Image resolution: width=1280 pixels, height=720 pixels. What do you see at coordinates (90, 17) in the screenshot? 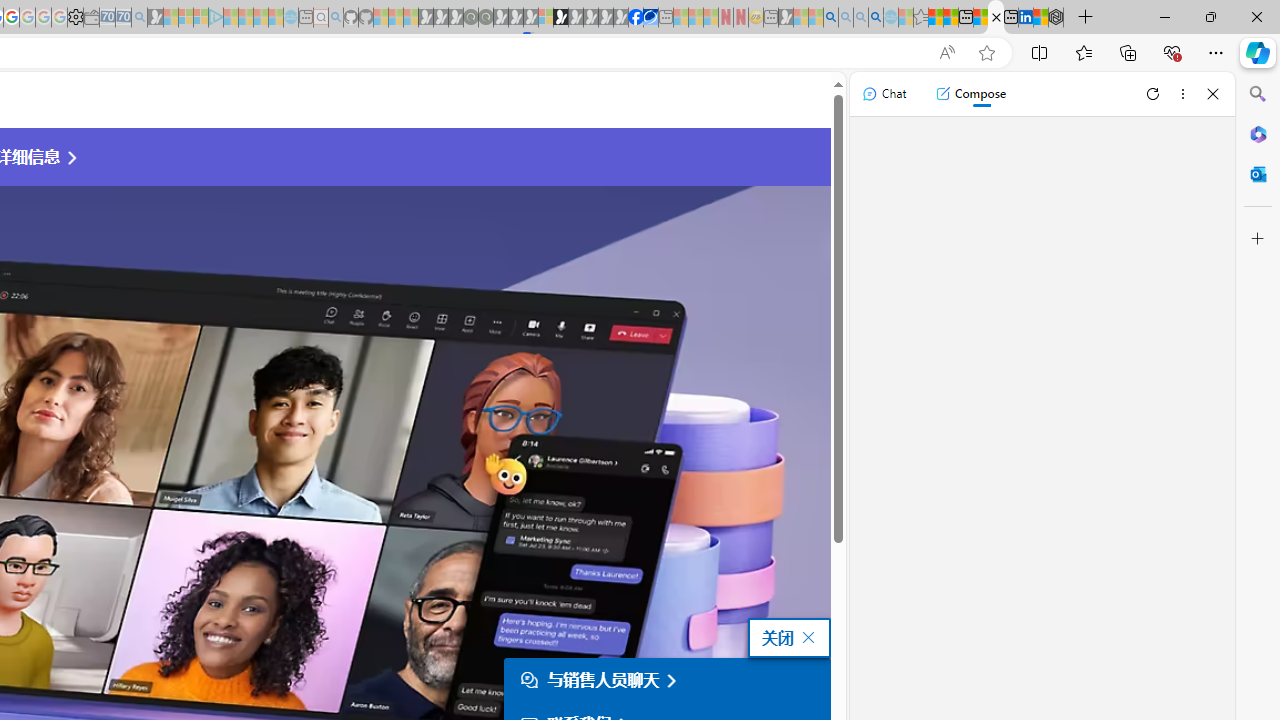
I see `'Wallet - Sleeping'` at bounding box center [90, 17].